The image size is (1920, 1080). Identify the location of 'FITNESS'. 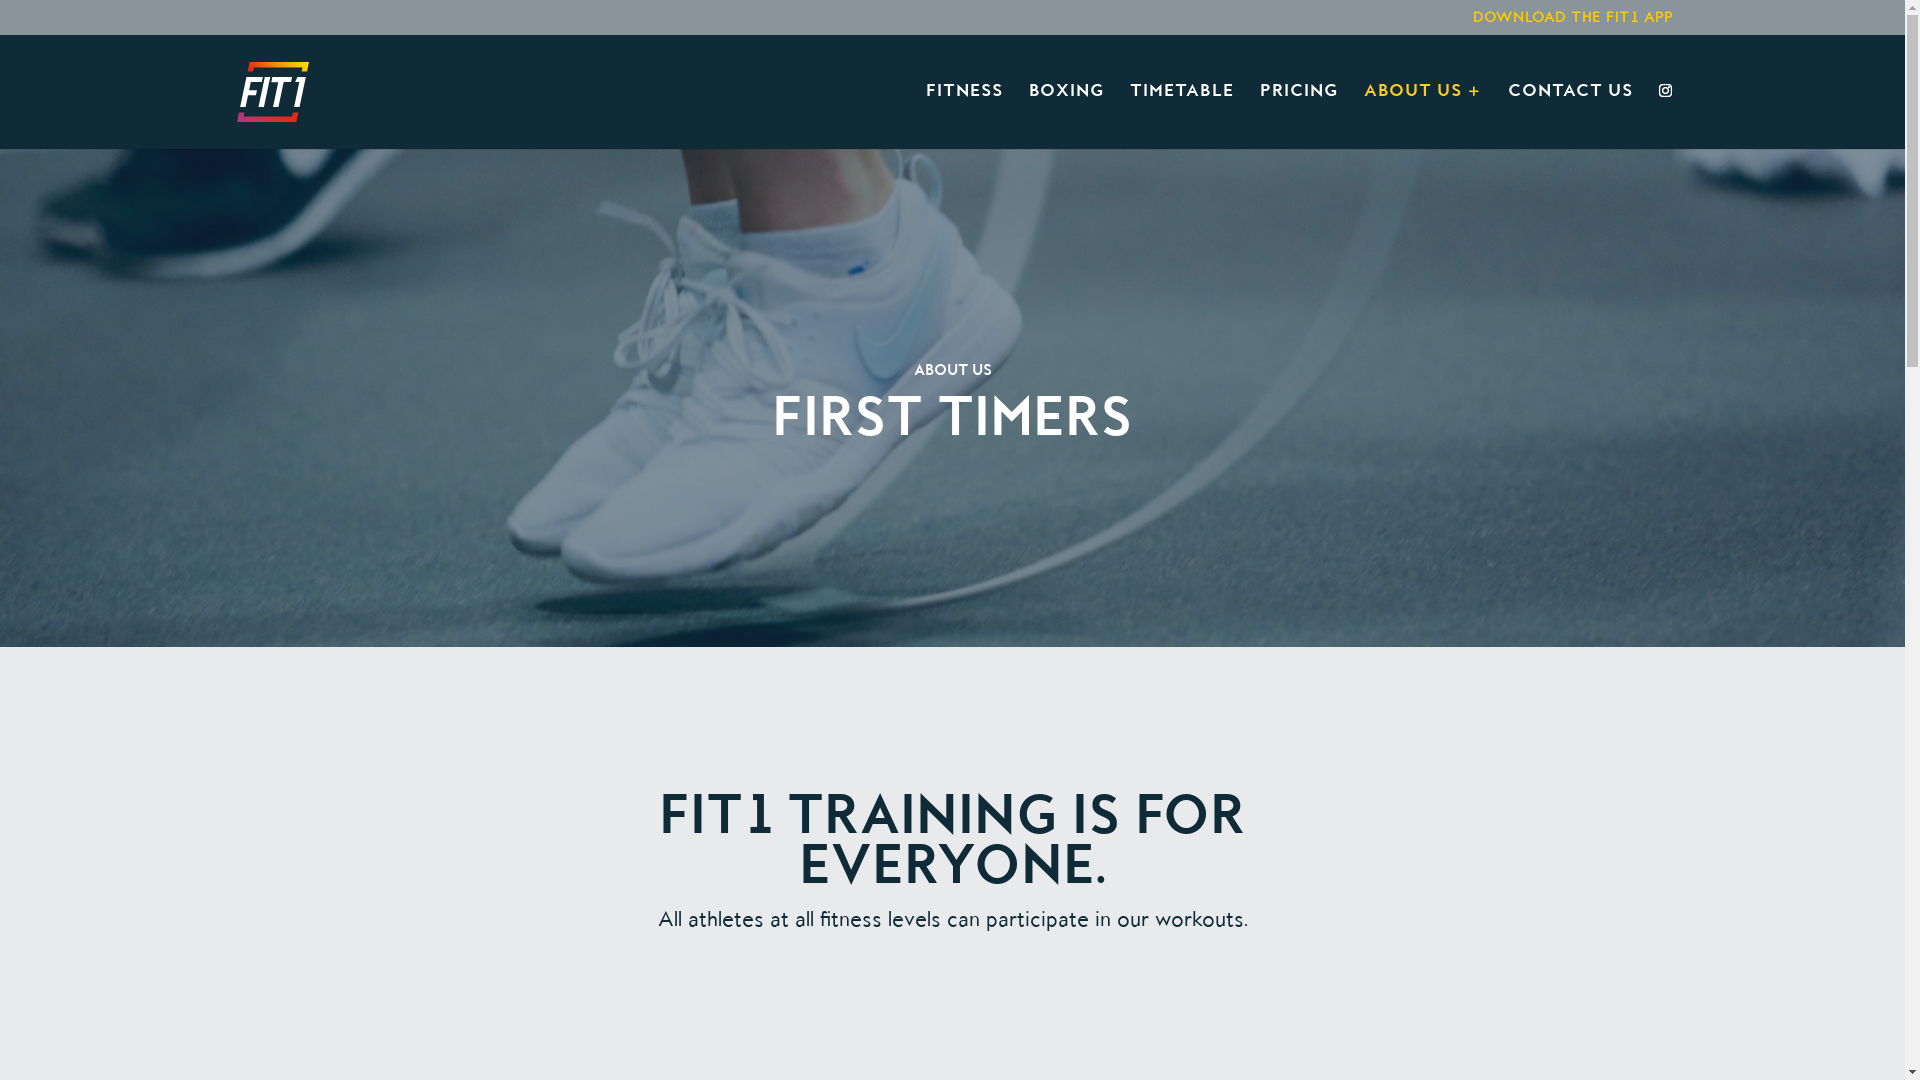
(925, 116).